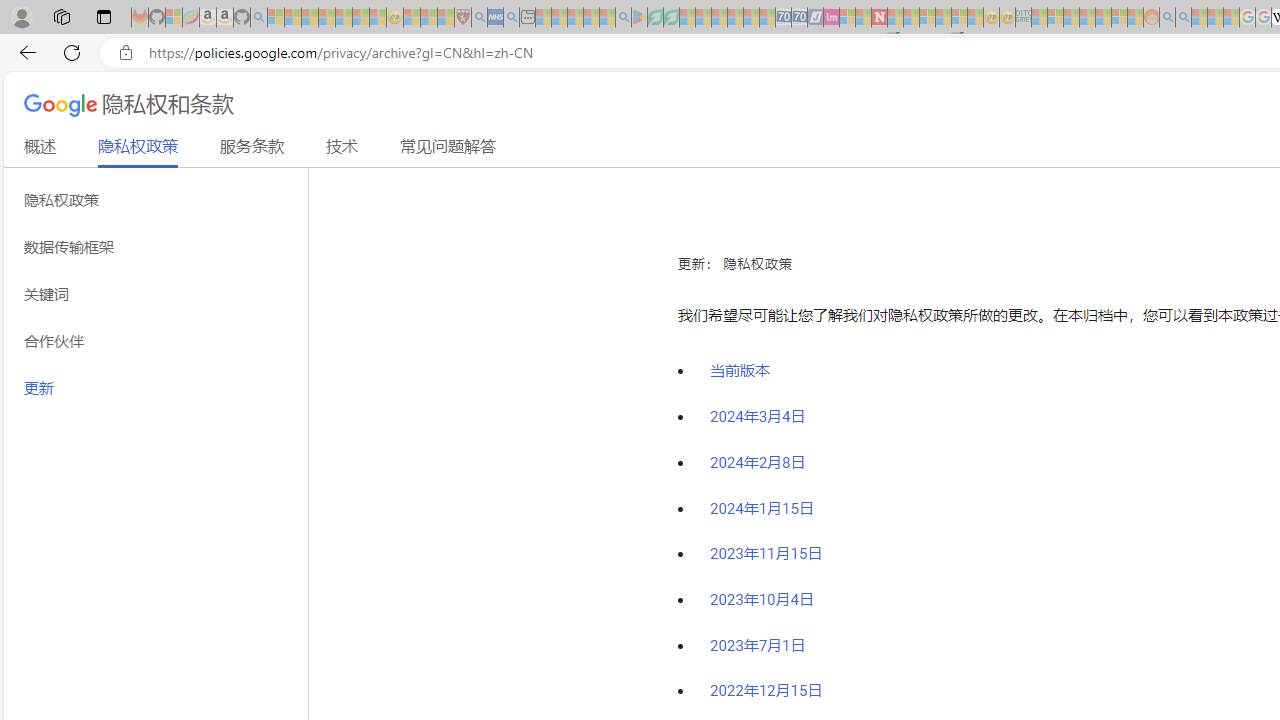  What do you see at coordinates (800, 17) in the screenshot?
I see `'Cheap Hotels - Save70.com - Sleeping'` at bounding box center [800, 17].